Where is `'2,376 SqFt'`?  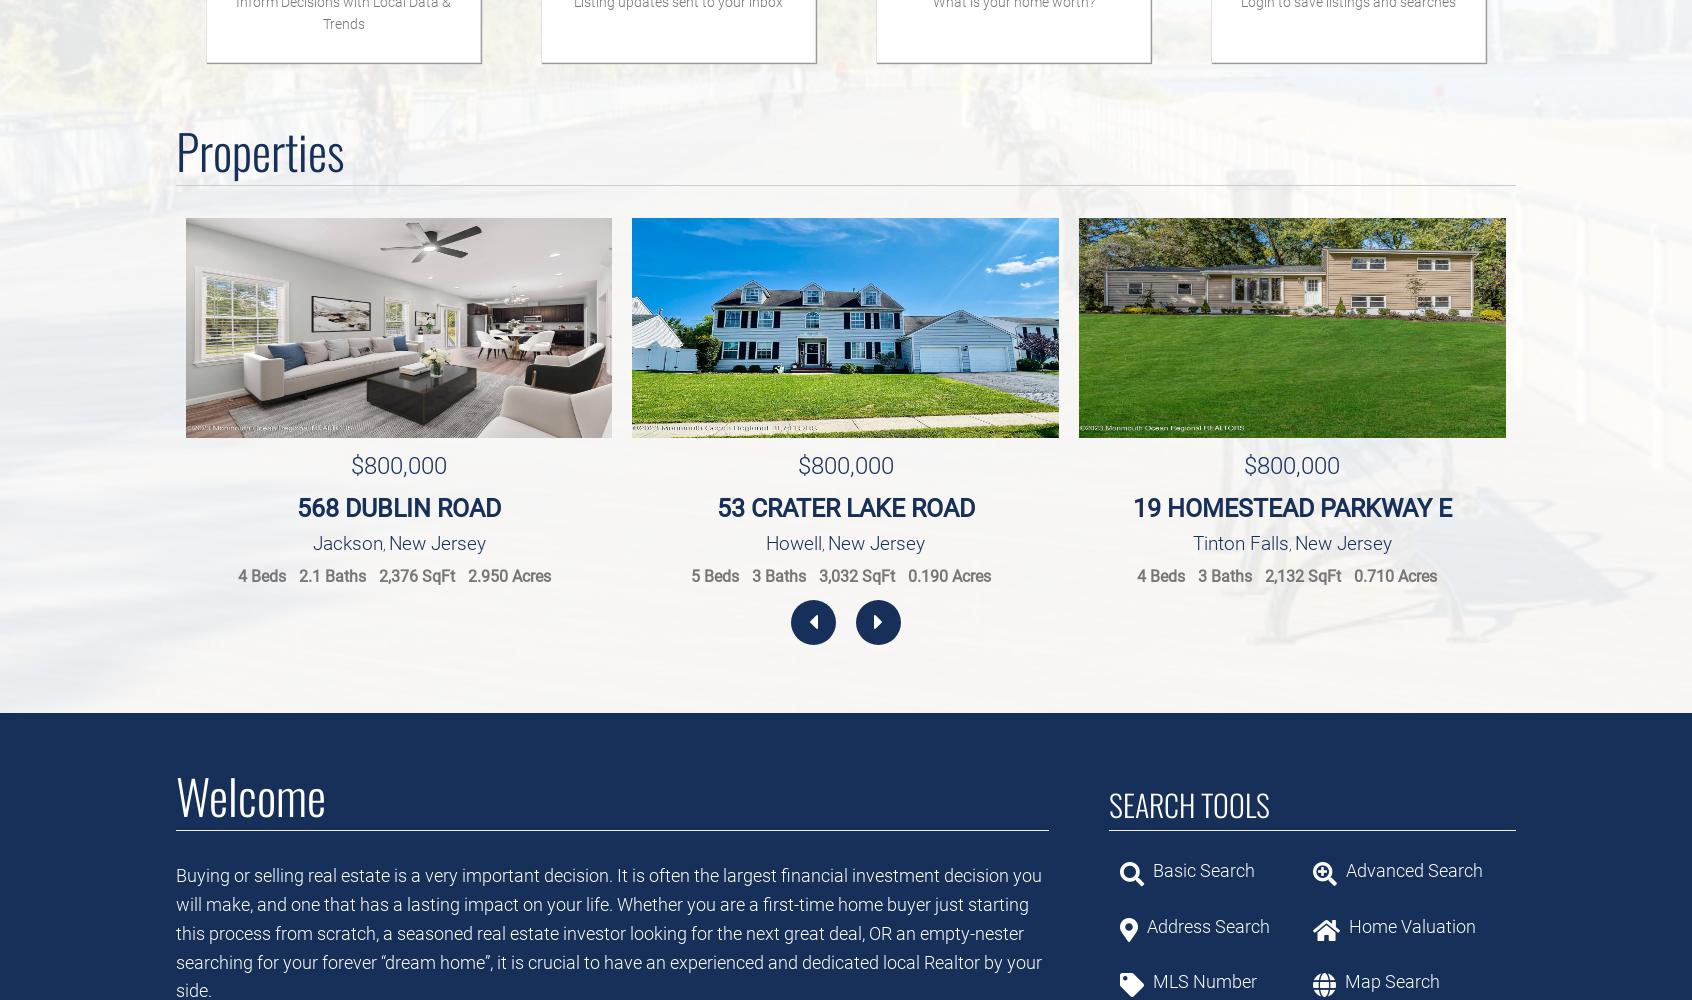
'2,376 SqFt' is located at coordinates (416, 575).